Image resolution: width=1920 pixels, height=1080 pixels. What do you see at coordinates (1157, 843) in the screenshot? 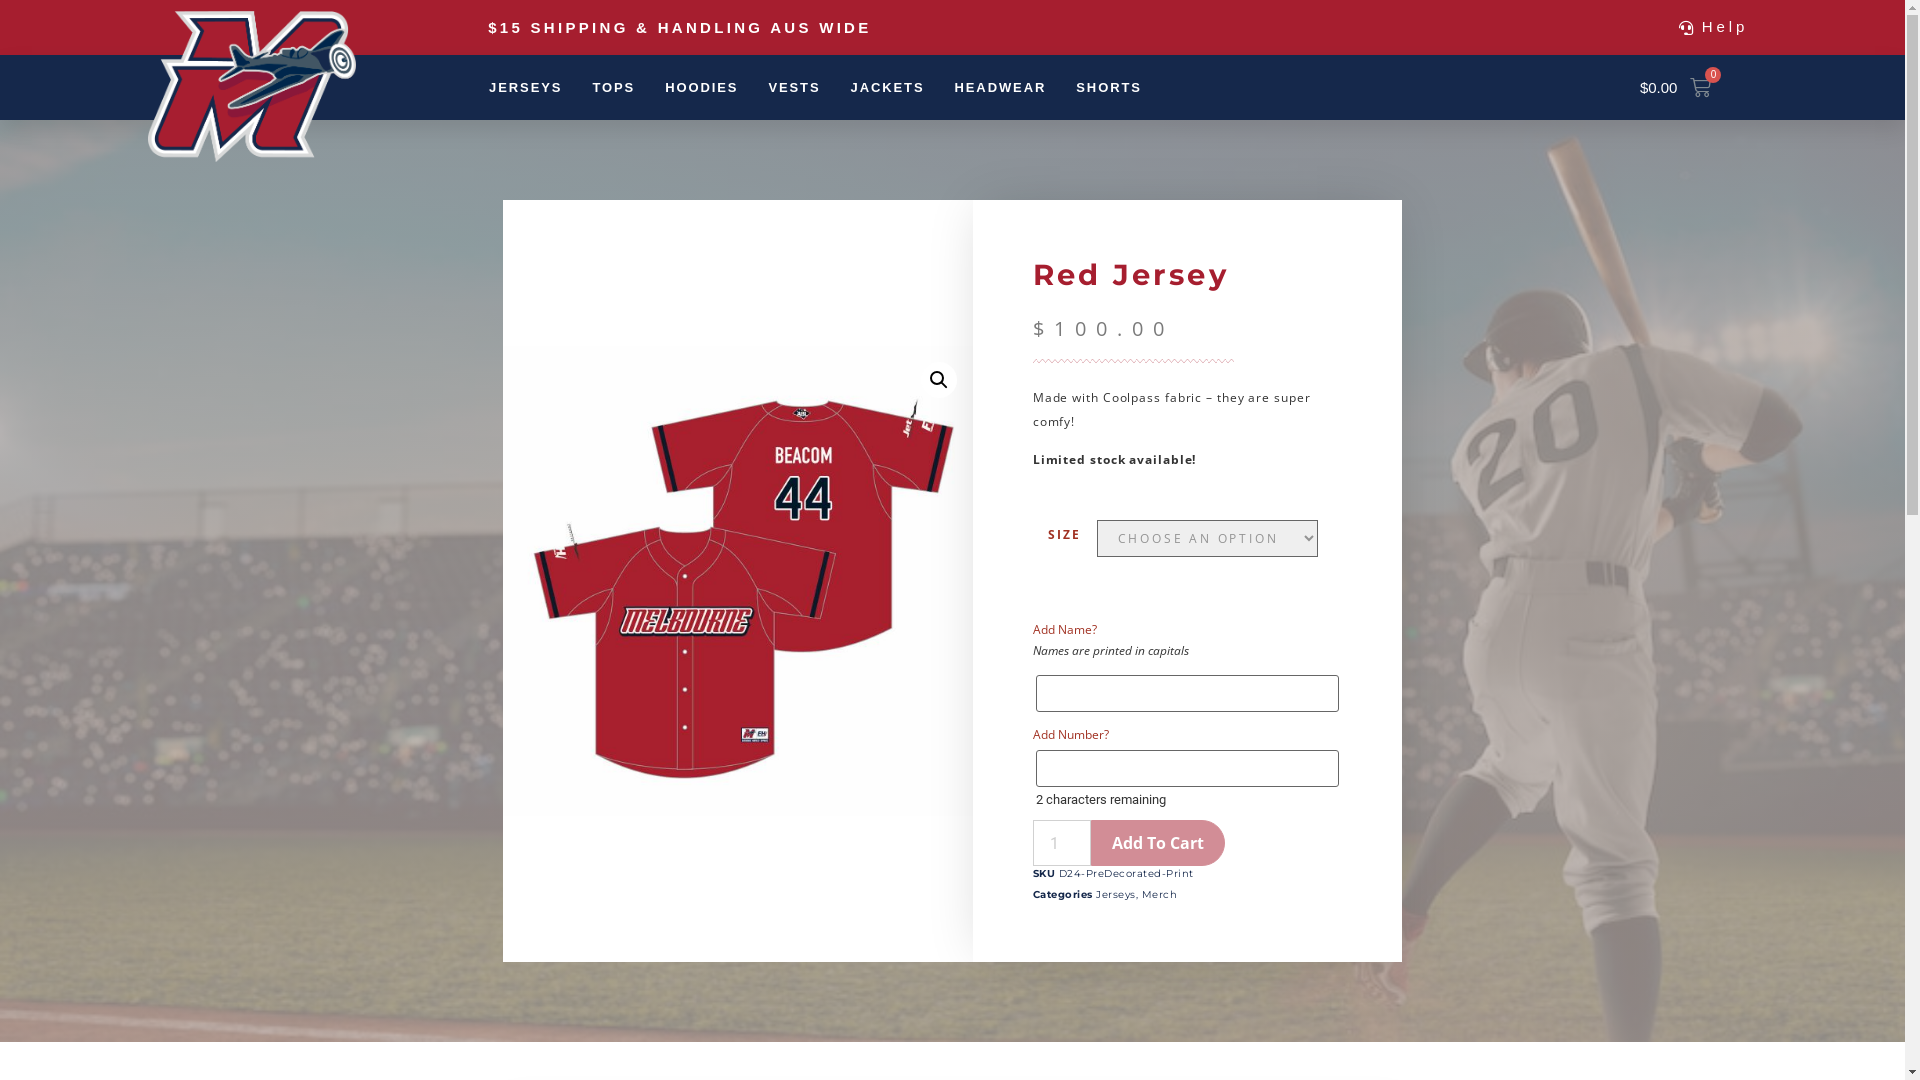
I see `'Add To Cart'` at bounding box center [1157, 843].